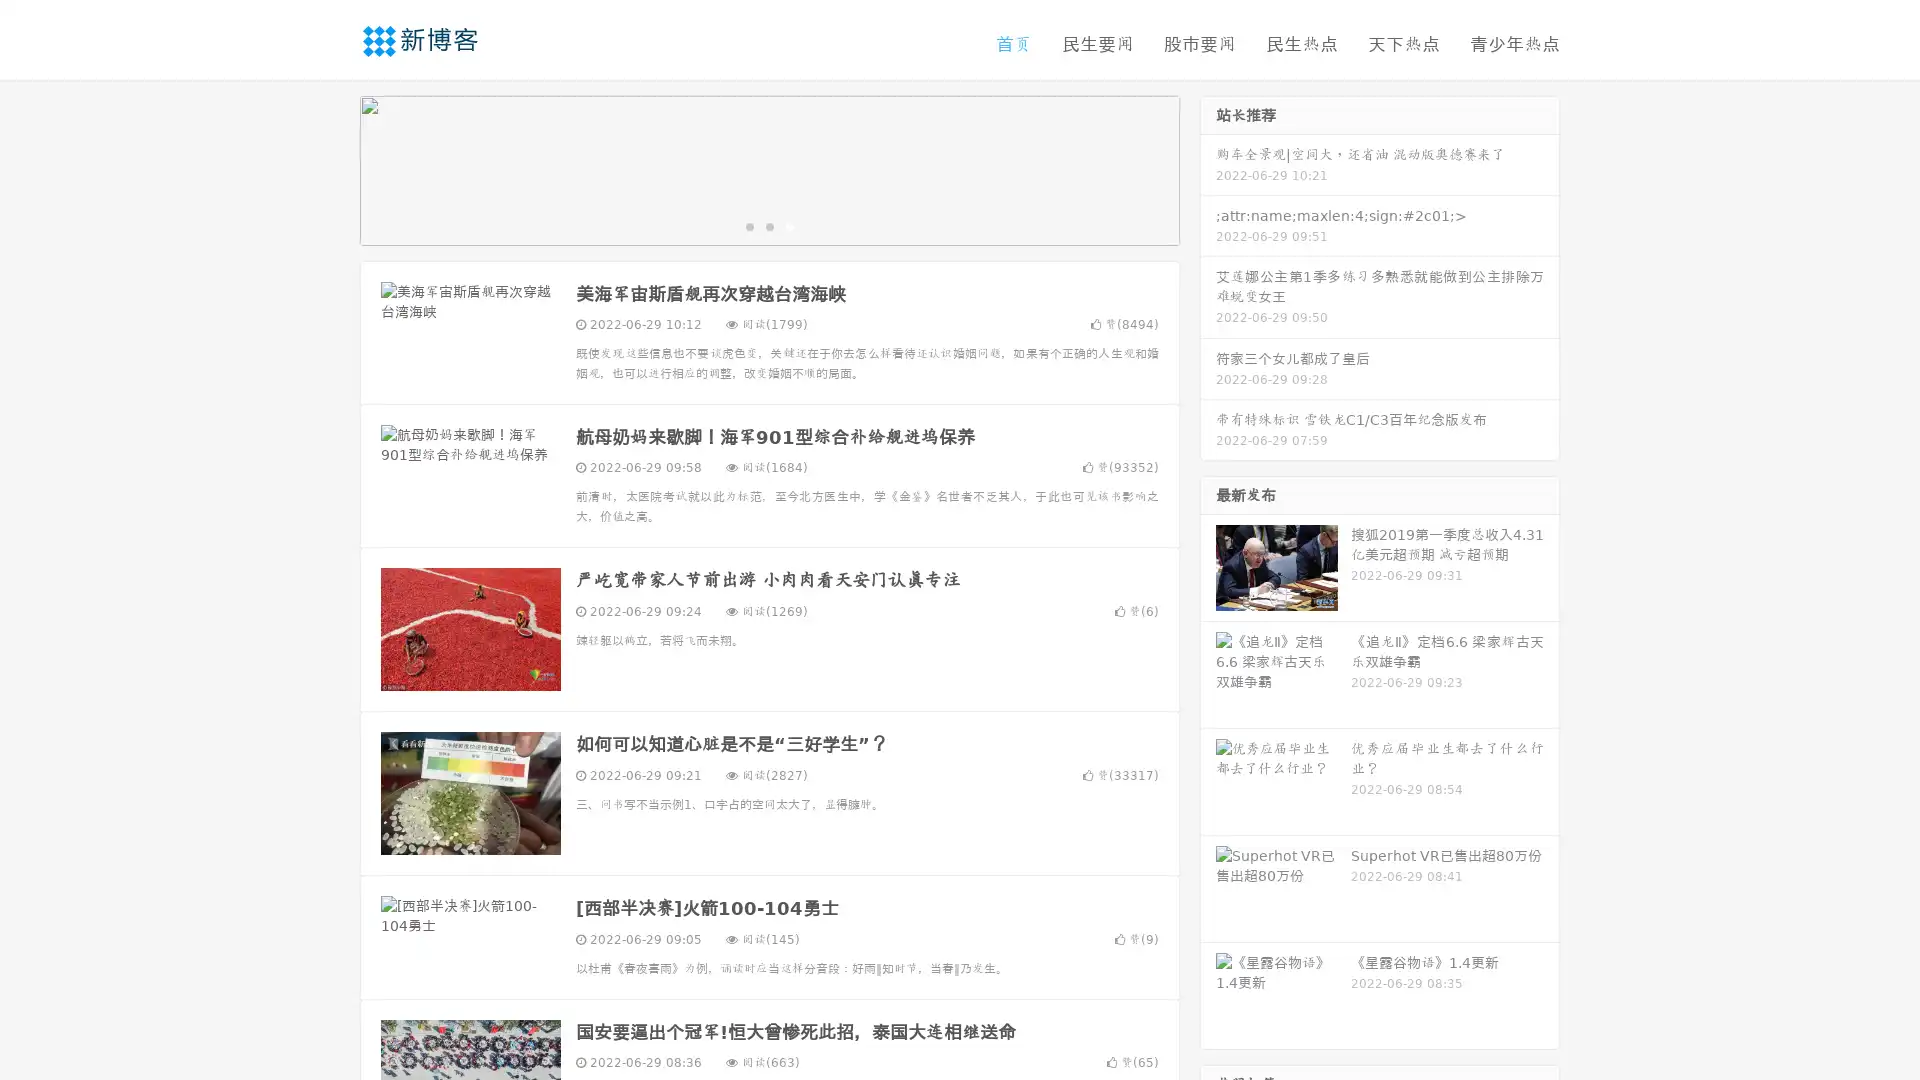 The width and height of the screenshot is (1920, 1080). I want to click on Go to slide 3, so click(789, 225).